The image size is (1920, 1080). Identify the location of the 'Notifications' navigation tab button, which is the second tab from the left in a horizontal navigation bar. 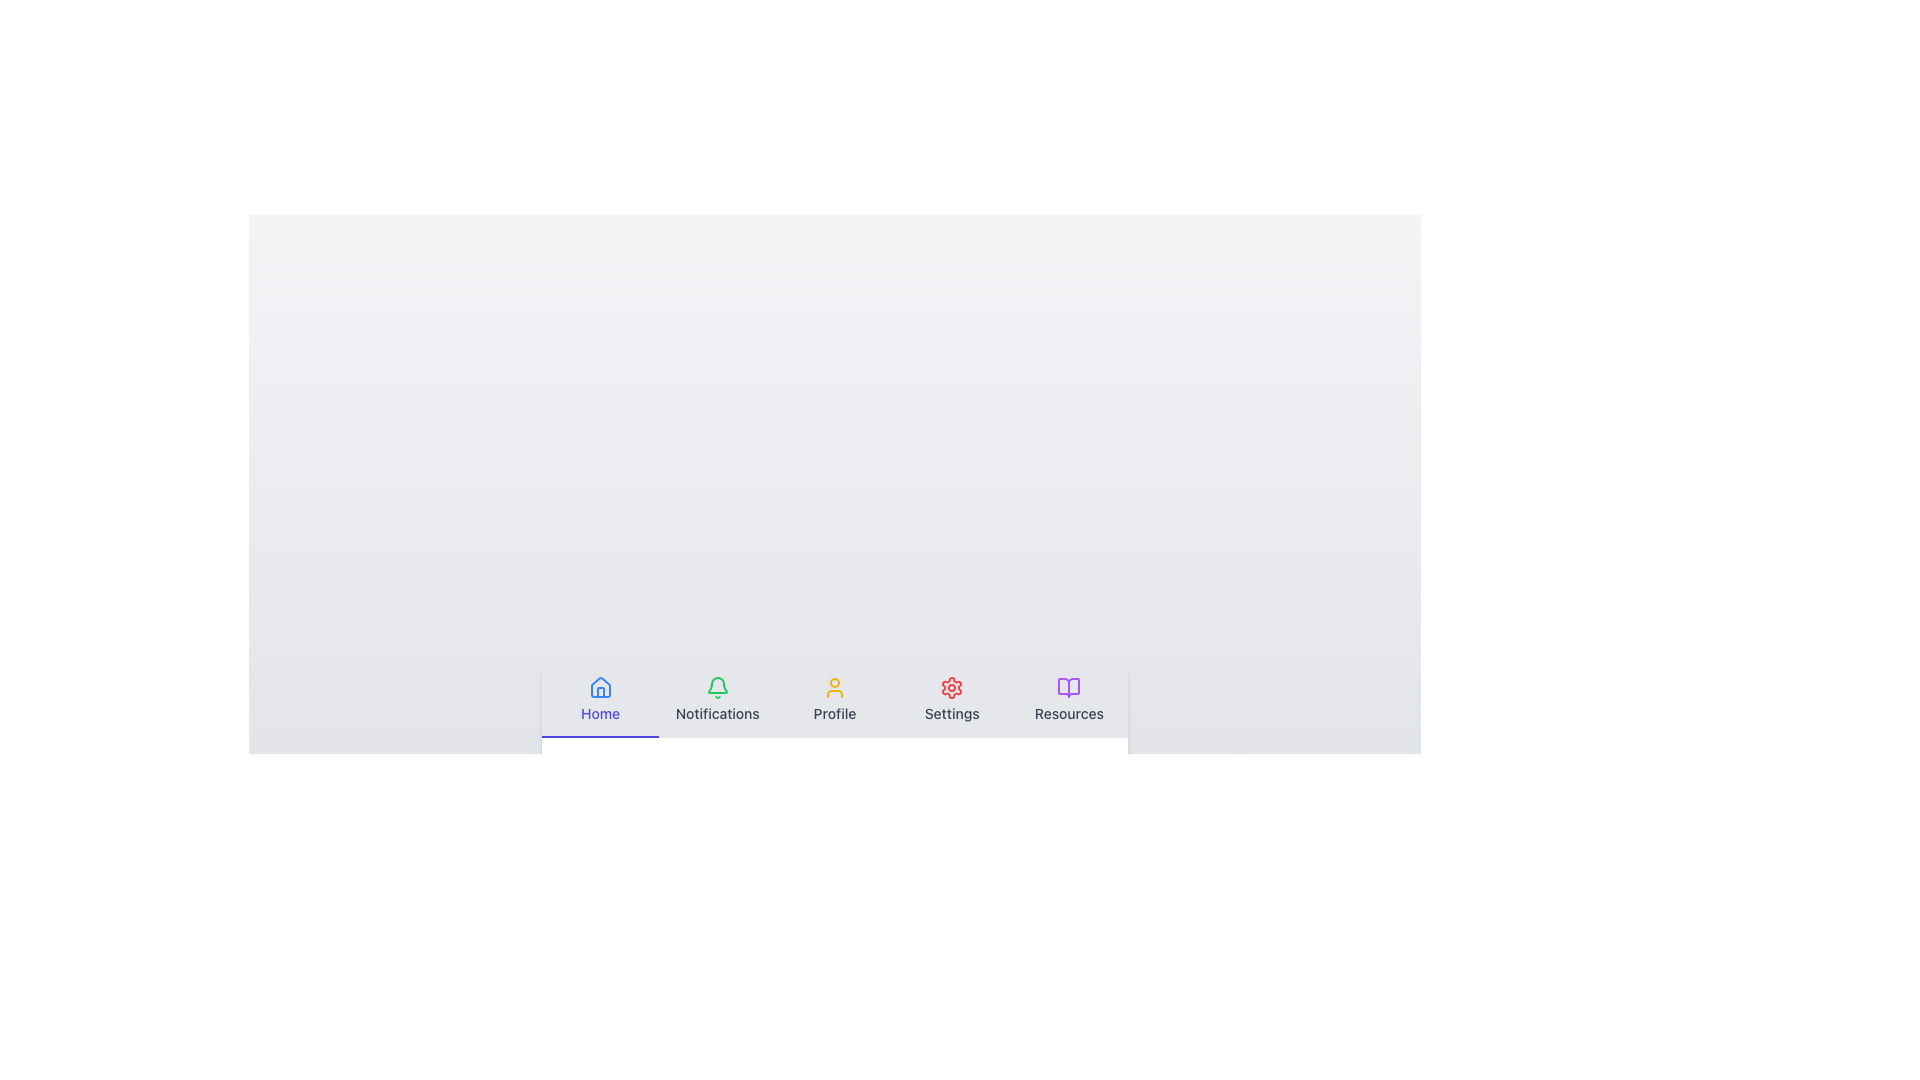
(717, 700).